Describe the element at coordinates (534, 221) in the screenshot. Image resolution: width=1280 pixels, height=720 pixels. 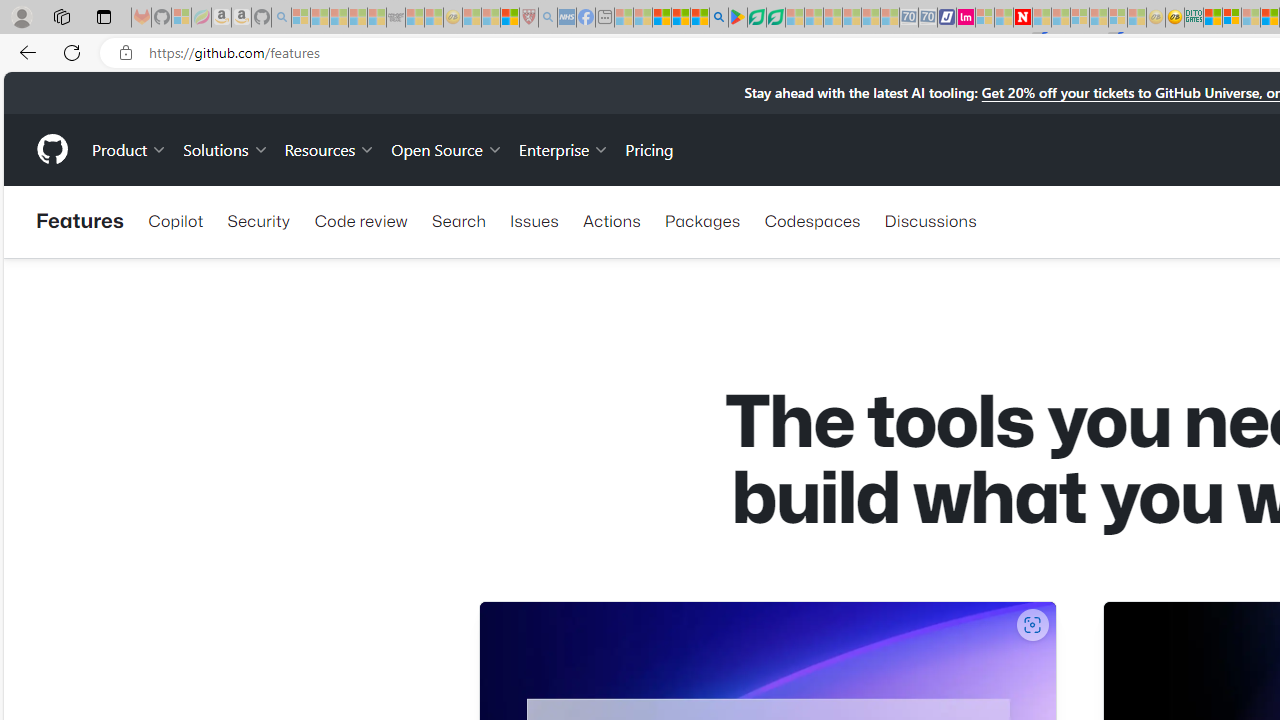
I see `'Issues'` at that location.